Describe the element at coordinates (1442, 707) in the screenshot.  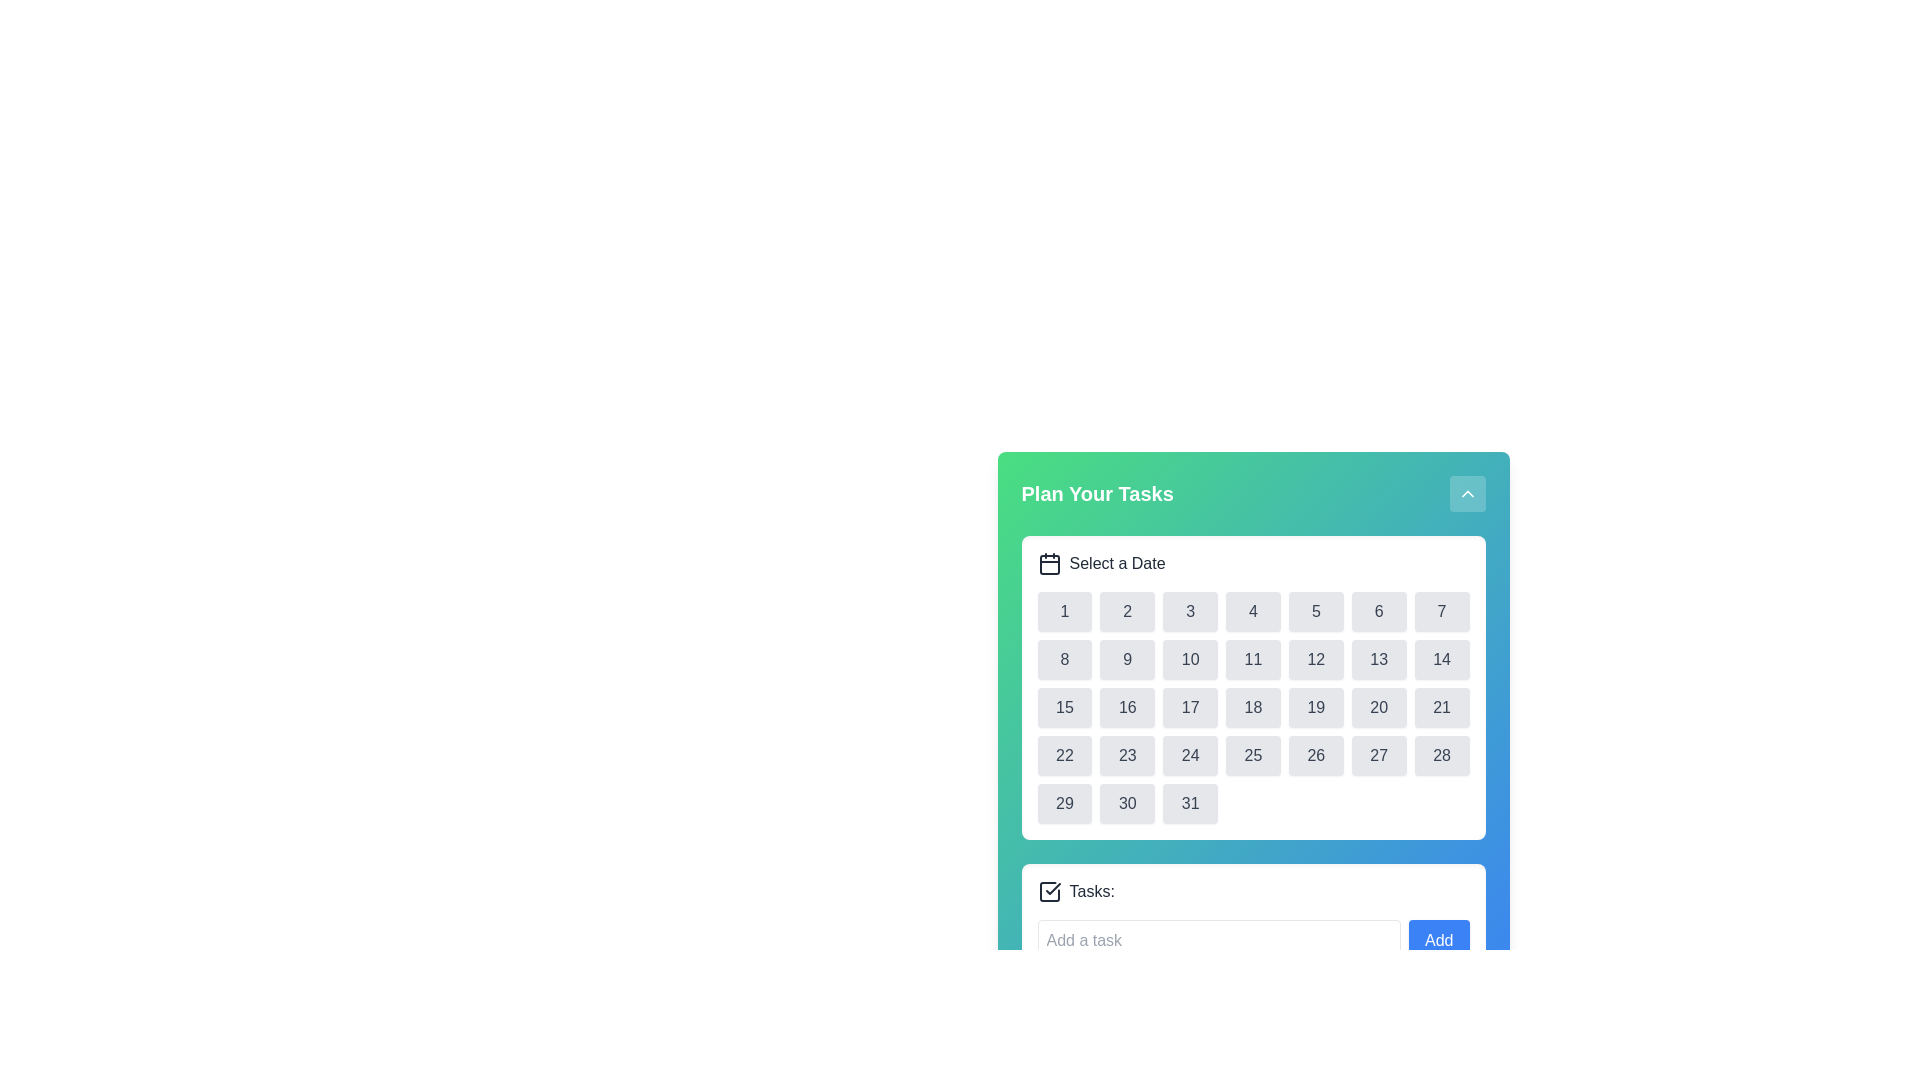
I see `the button displaying the number '21'` at that location.